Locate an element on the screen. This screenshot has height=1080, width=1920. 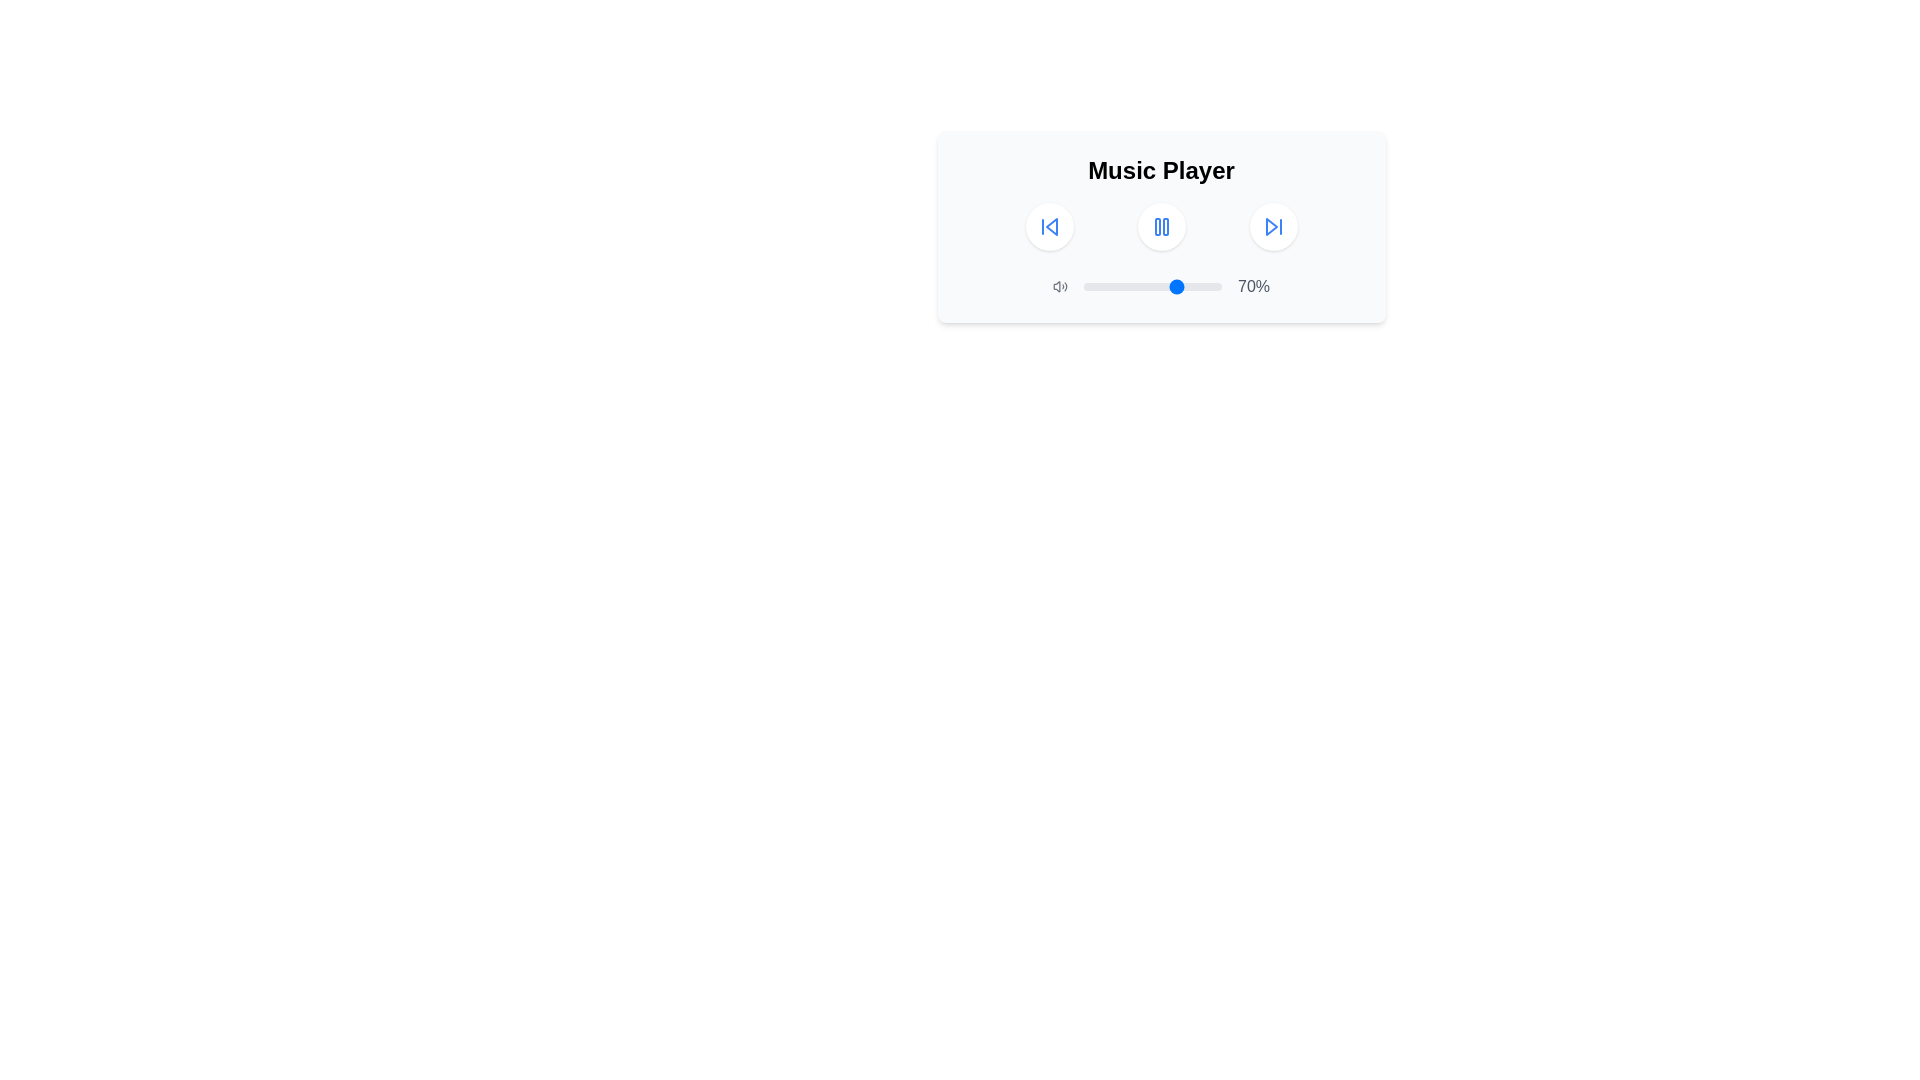
displayed text '70%' from the gray Label located to the right of the horizontal volume slider in the music playback interface is located at coordinates (1252, 286).